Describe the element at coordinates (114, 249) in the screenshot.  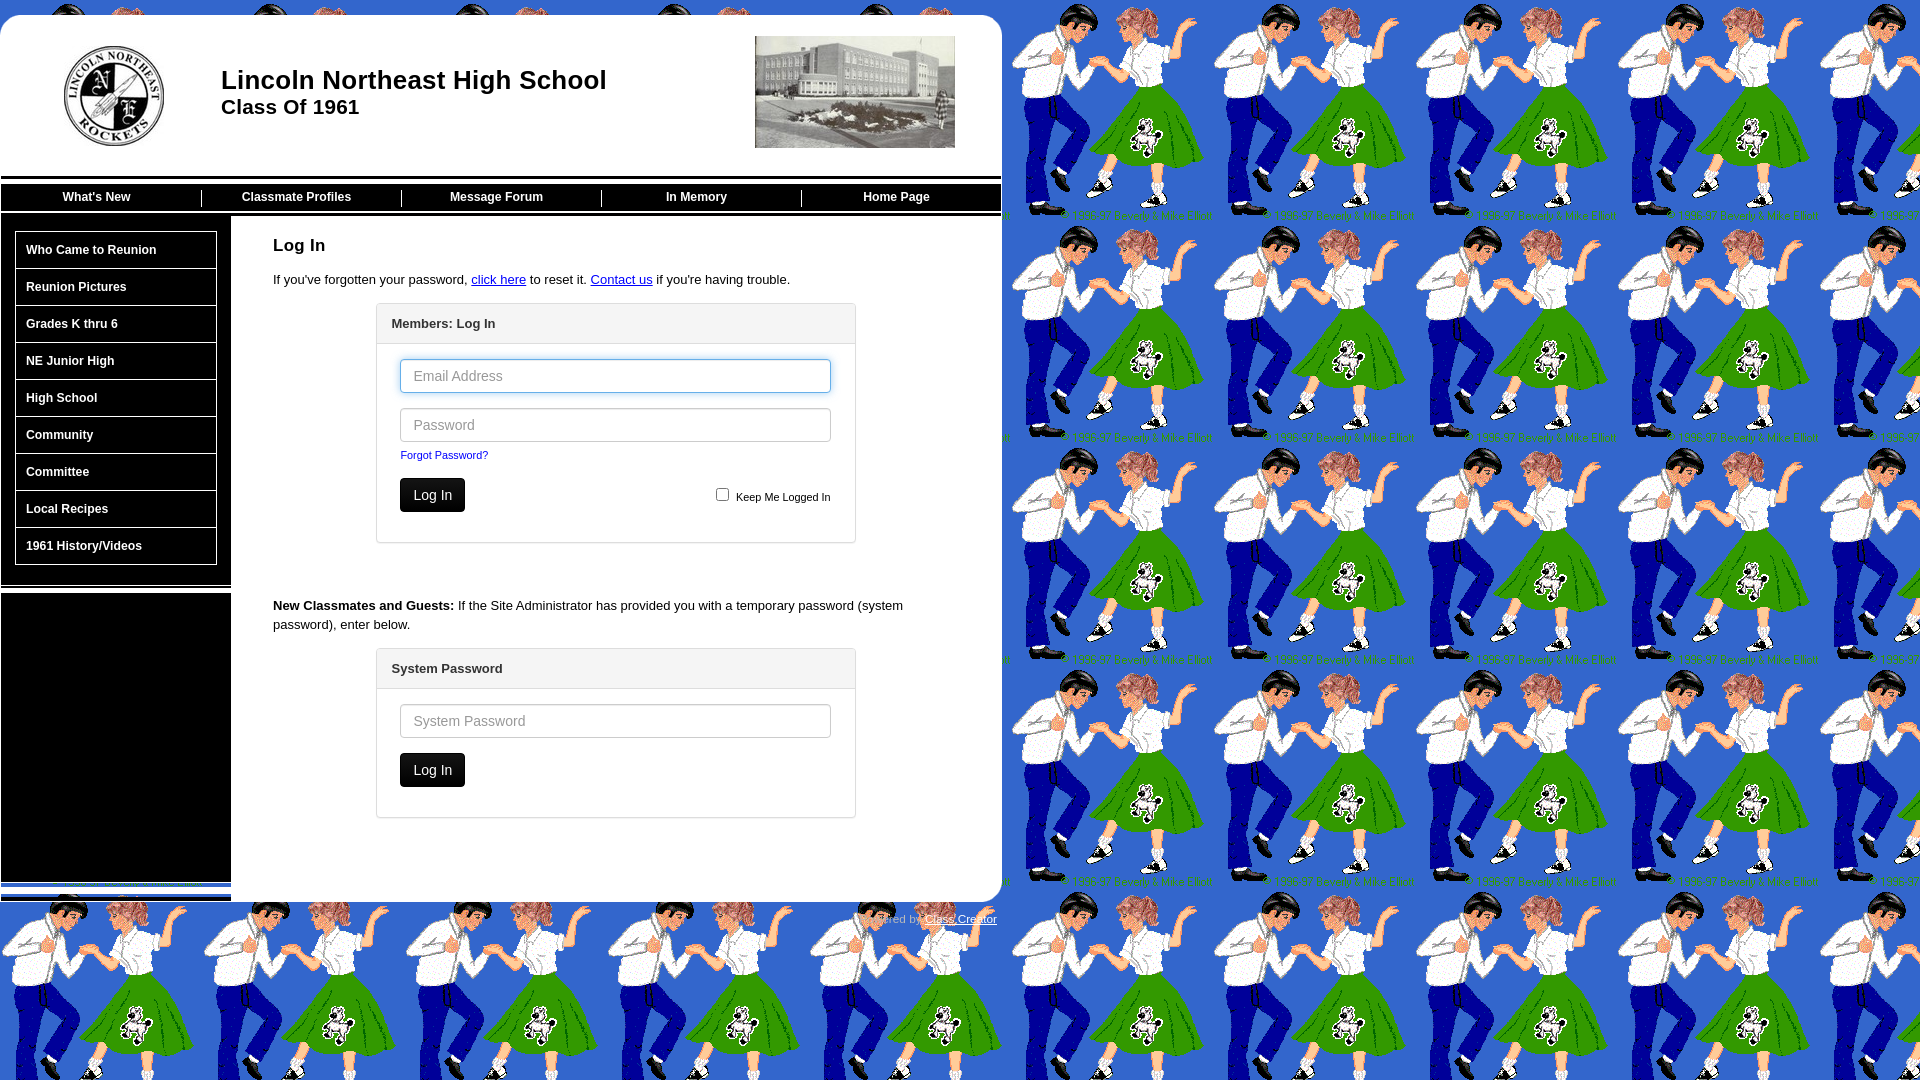
I see `'Who Came to Reunion'` at that location.